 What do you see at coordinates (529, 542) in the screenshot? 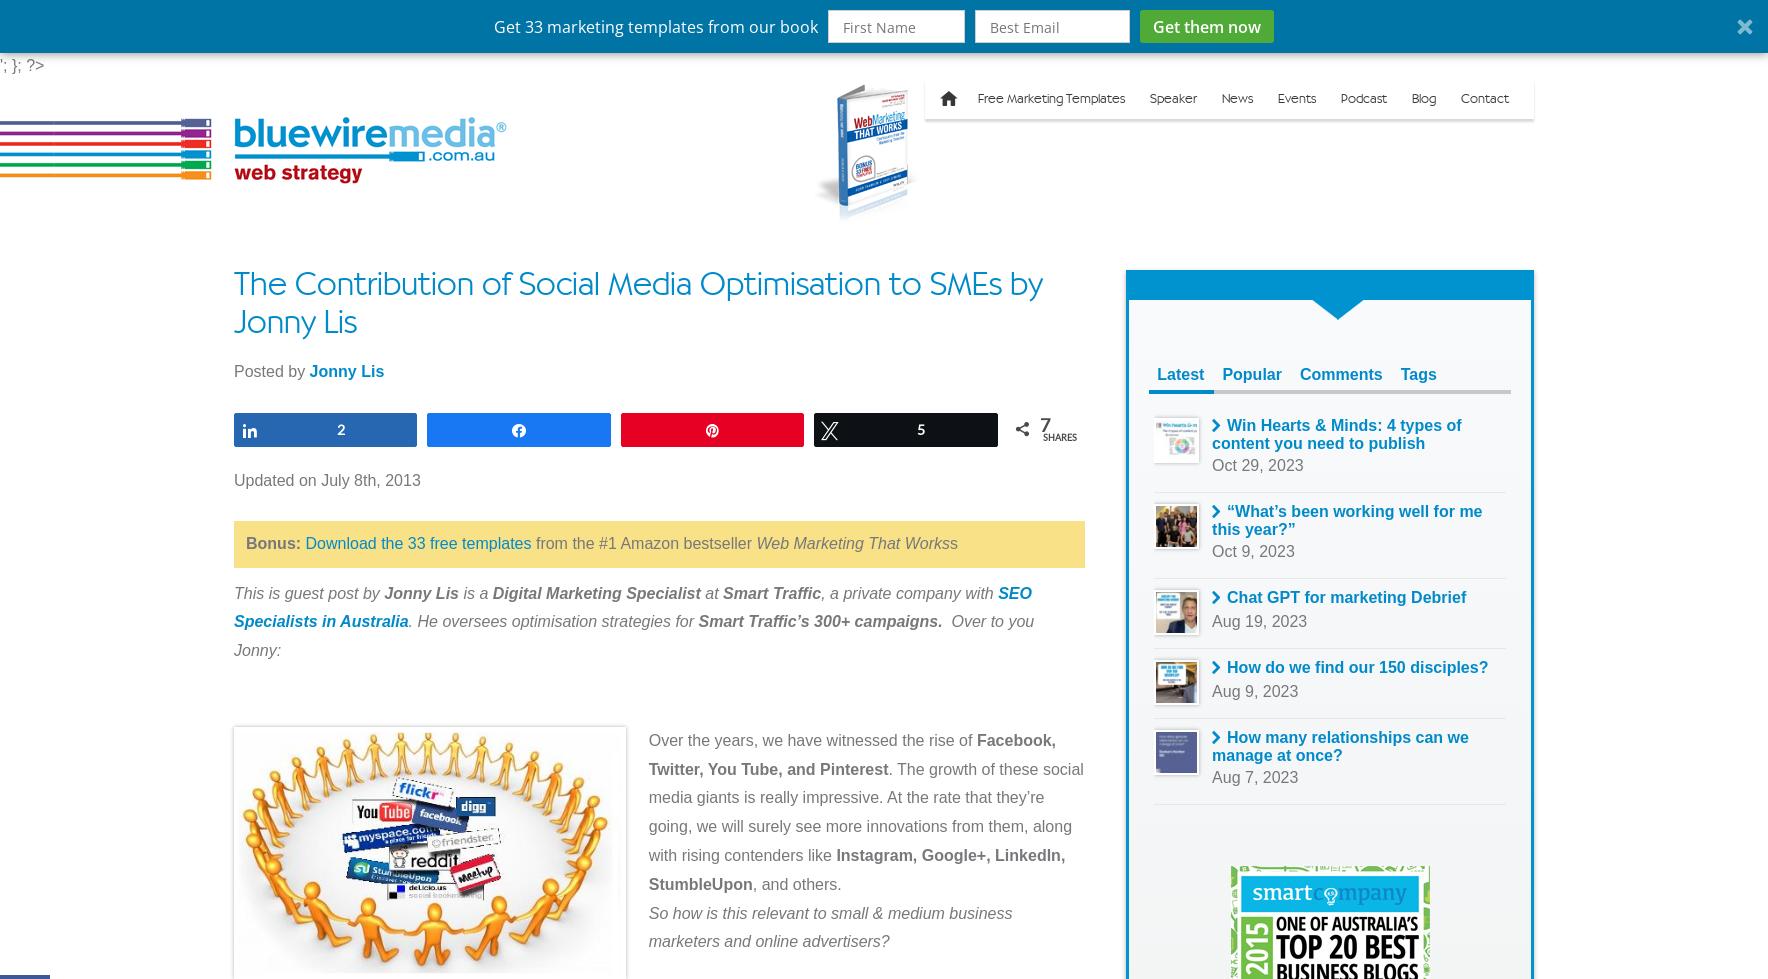
I see `'from the #1 Amazon bestseller'` at bounding box center [529, 542].